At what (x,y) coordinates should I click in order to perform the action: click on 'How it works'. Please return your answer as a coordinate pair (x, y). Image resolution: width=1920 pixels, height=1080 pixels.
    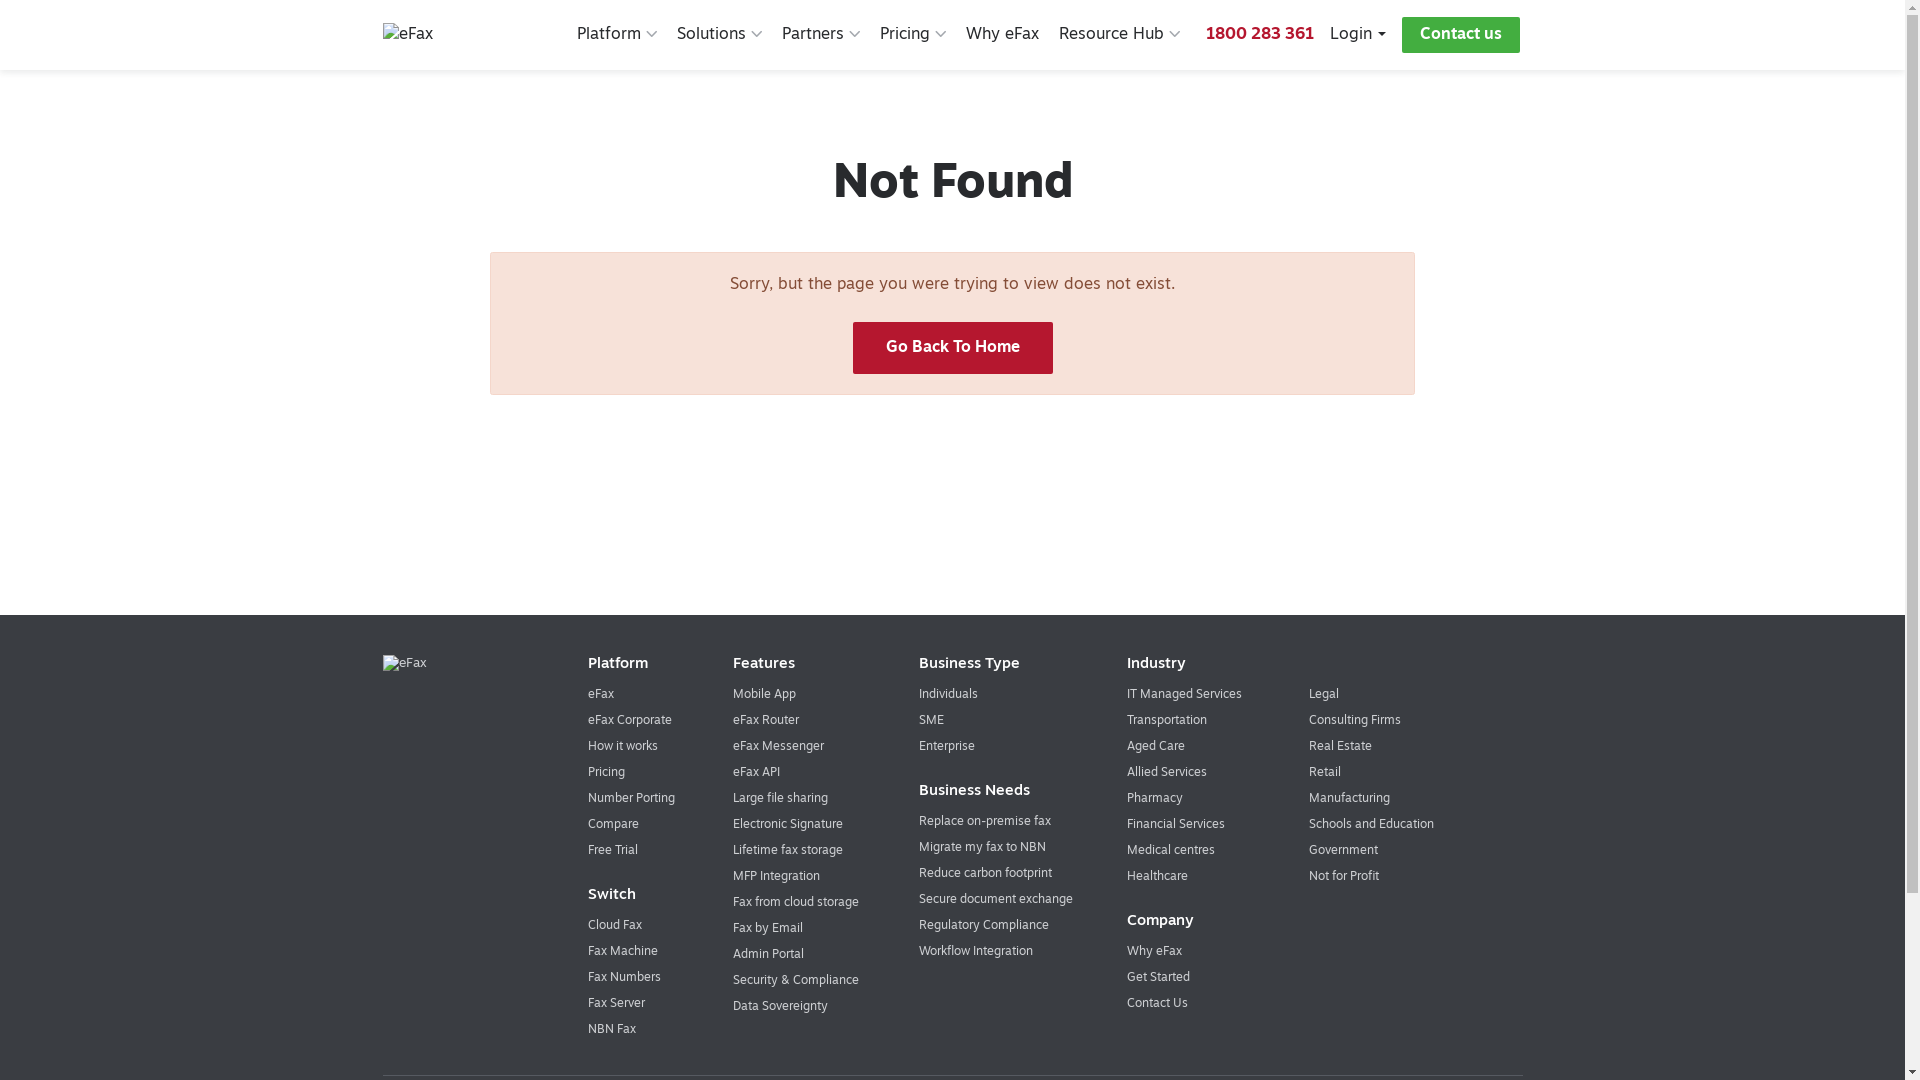
    Looking at the image, I should click on (622, 747).